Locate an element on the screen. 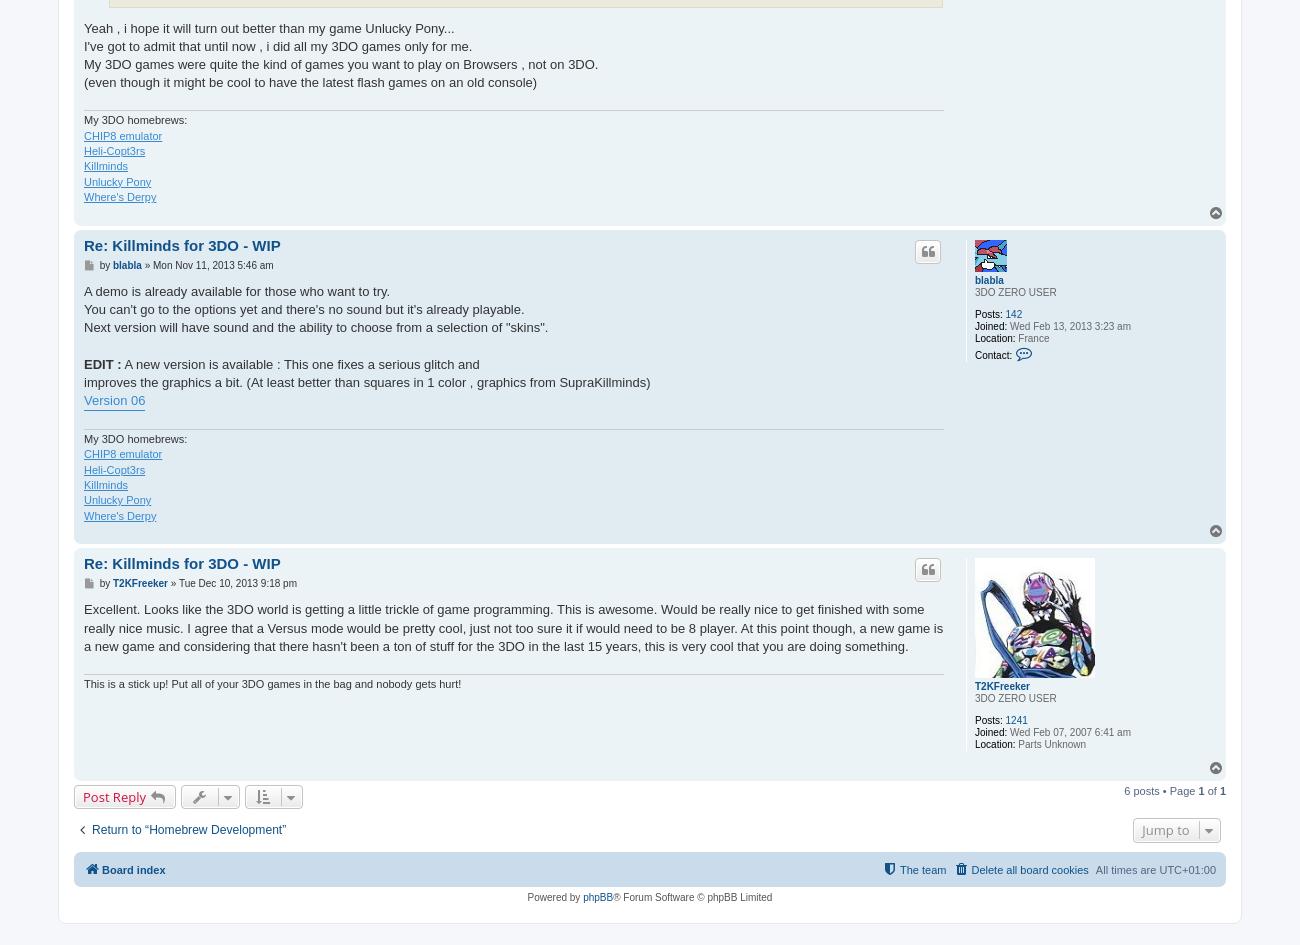  'Yeah , i hope it will turn out better than my game Unlucky Pony...' is located at coordinates (267, 27).